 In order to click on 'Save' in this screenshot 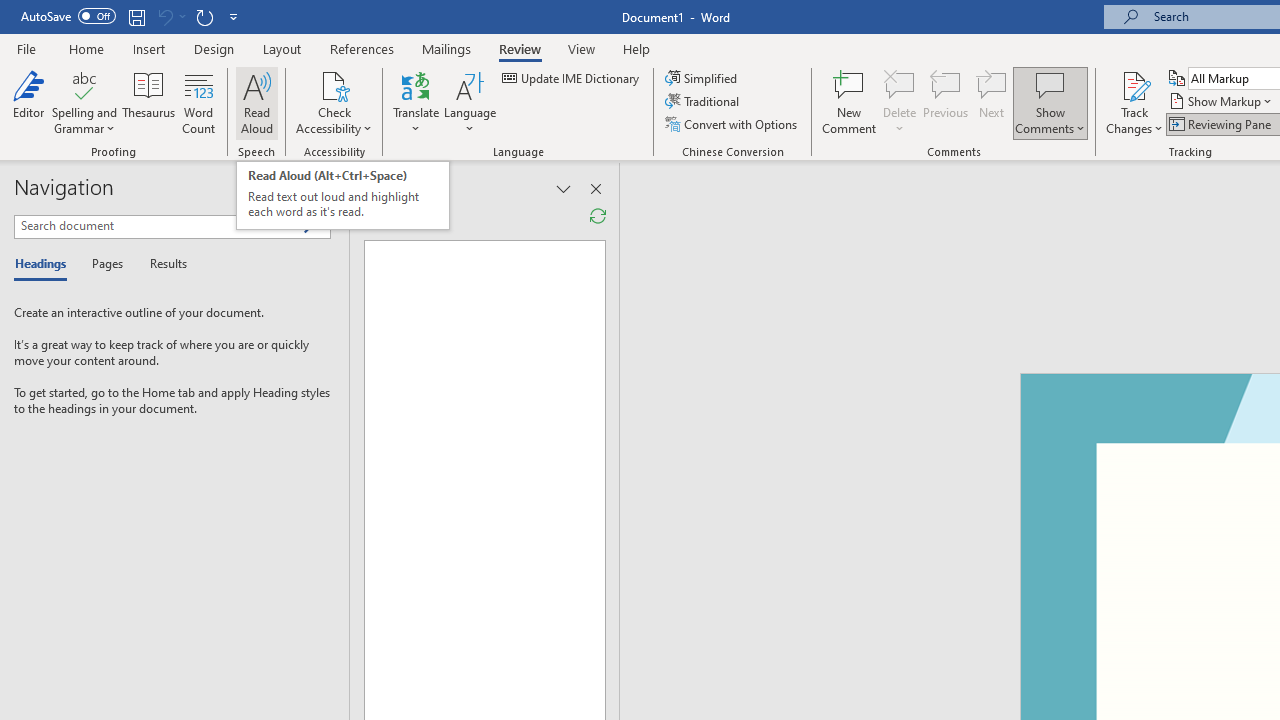, I will do `click(135, 16)`.